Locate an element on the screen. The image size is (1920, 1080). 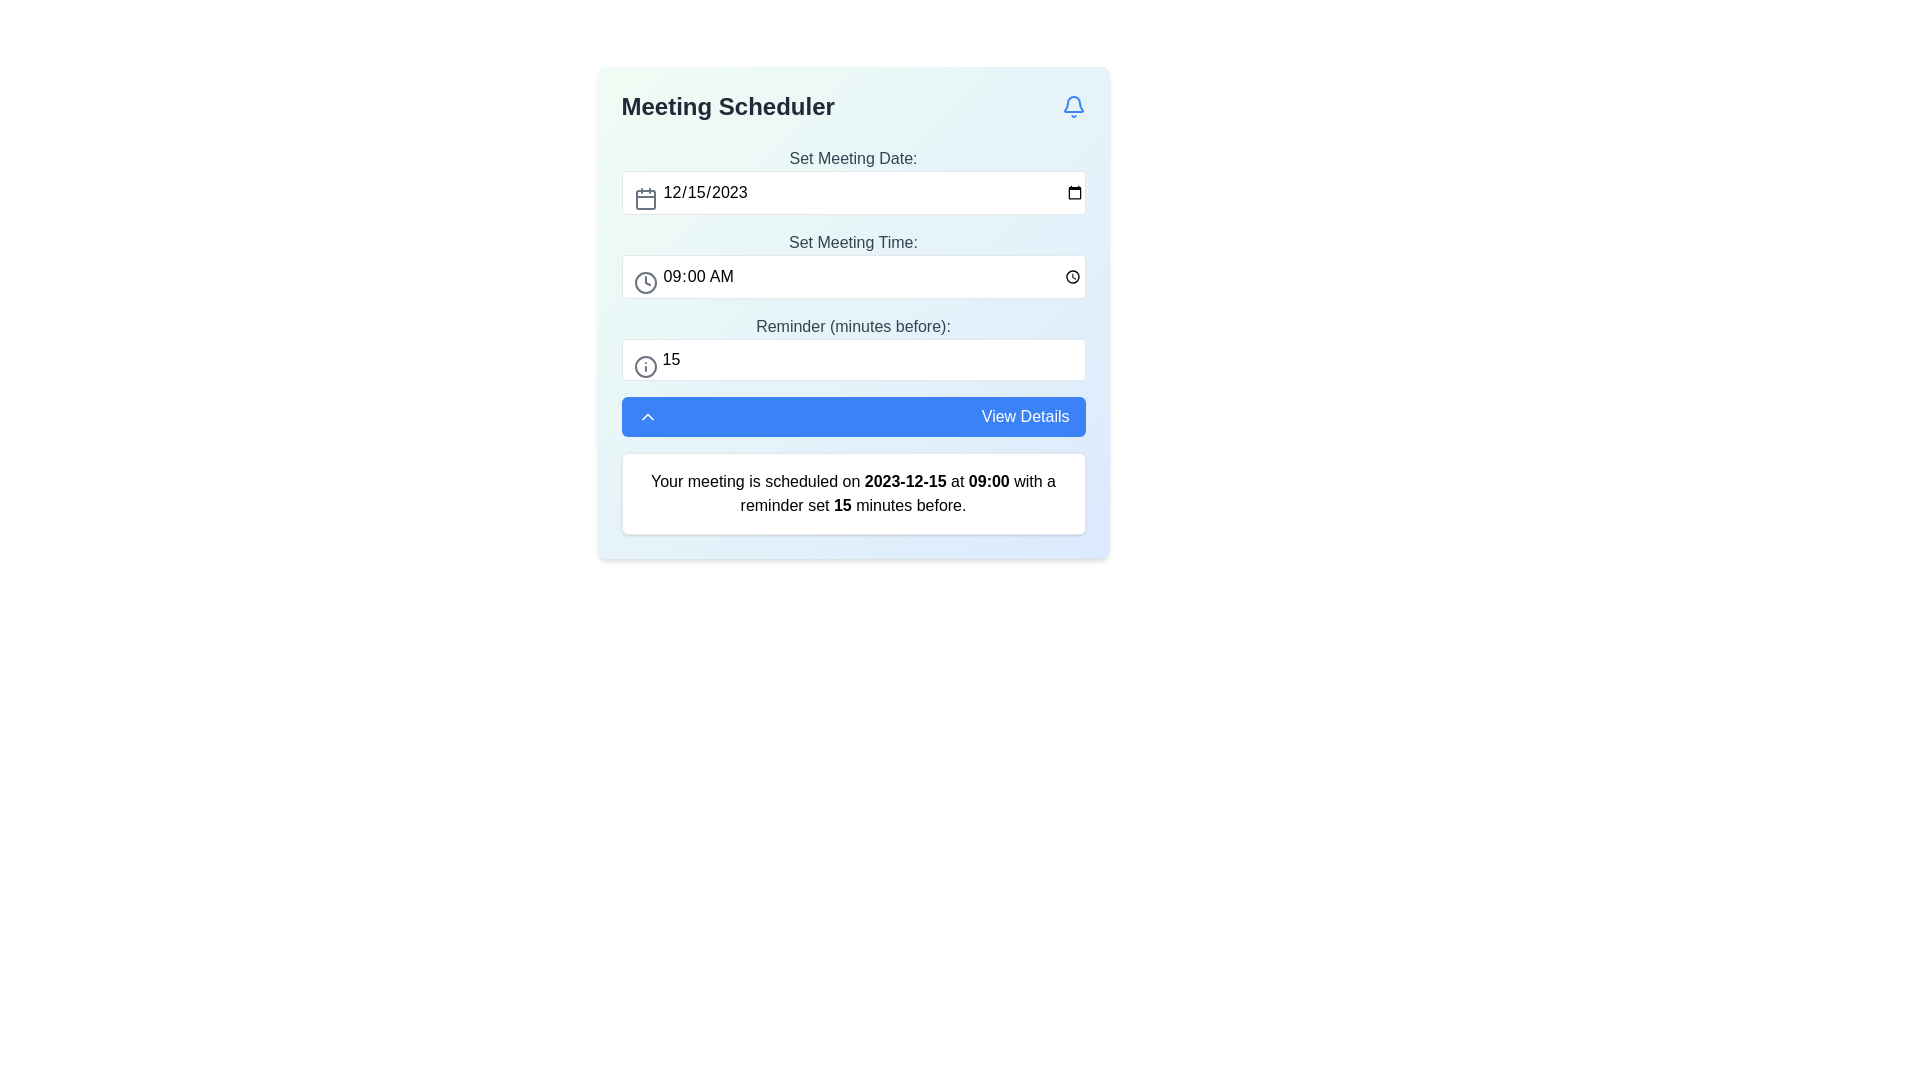
the chevron icon located to the left of the 'View Details' button is located at coordinates (647, 415).